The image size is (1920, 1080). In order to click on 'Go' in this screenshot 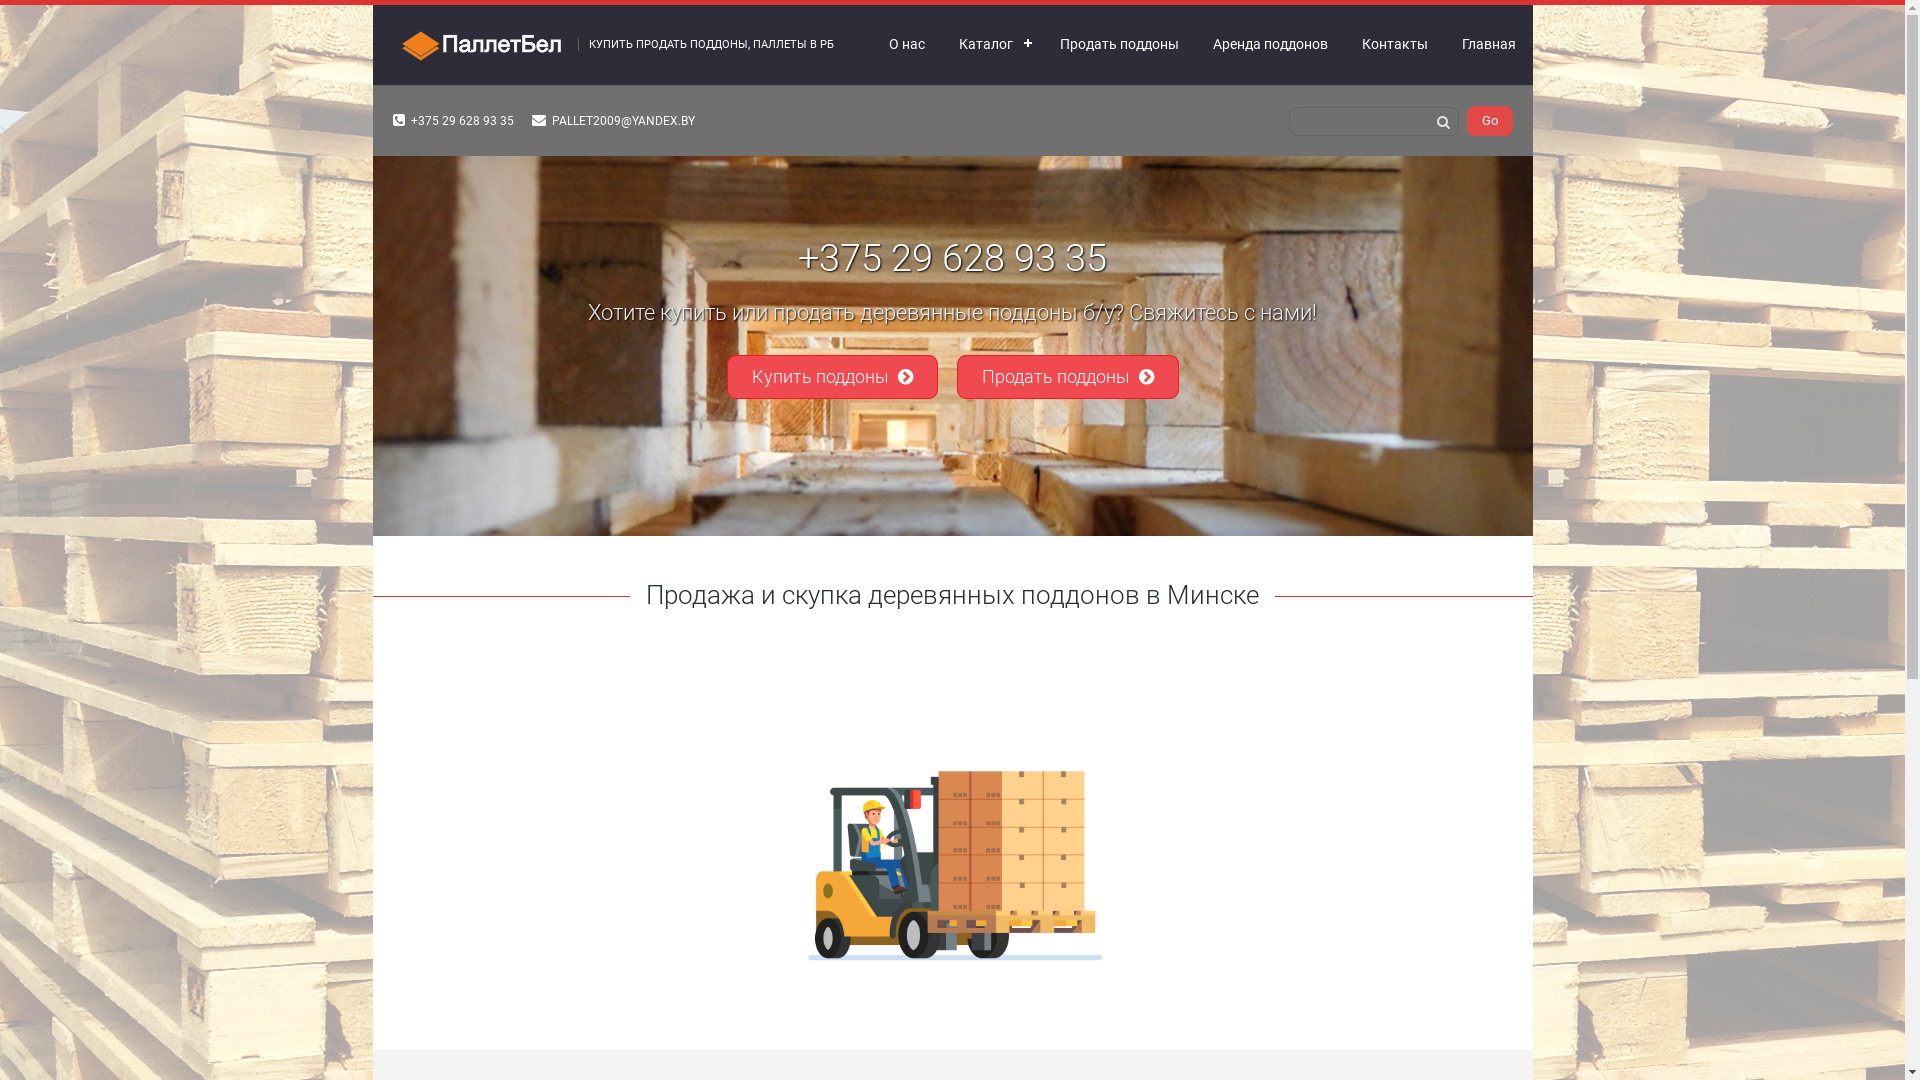, I will do `click(1488, 120)`.